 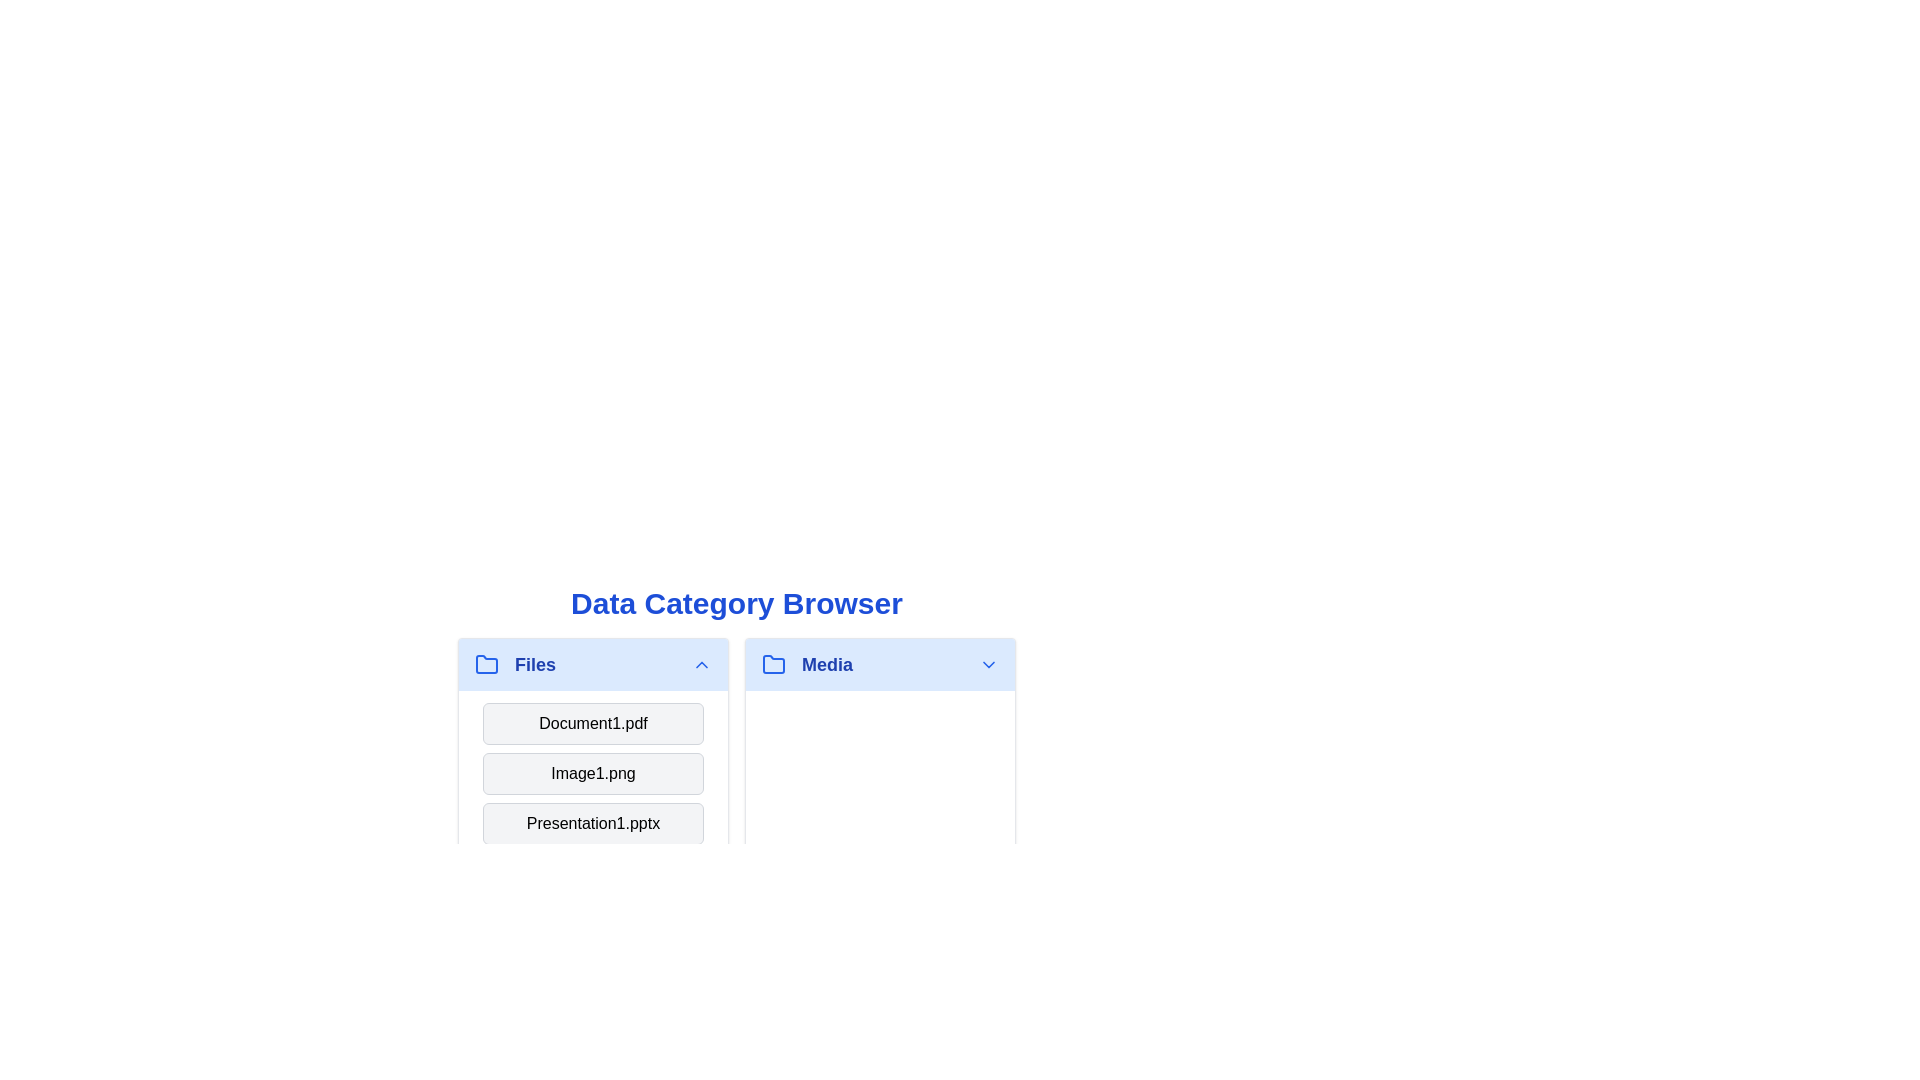 I want to click on the header of the category Media to toggle its expanded state, so click(x=880, y=664).